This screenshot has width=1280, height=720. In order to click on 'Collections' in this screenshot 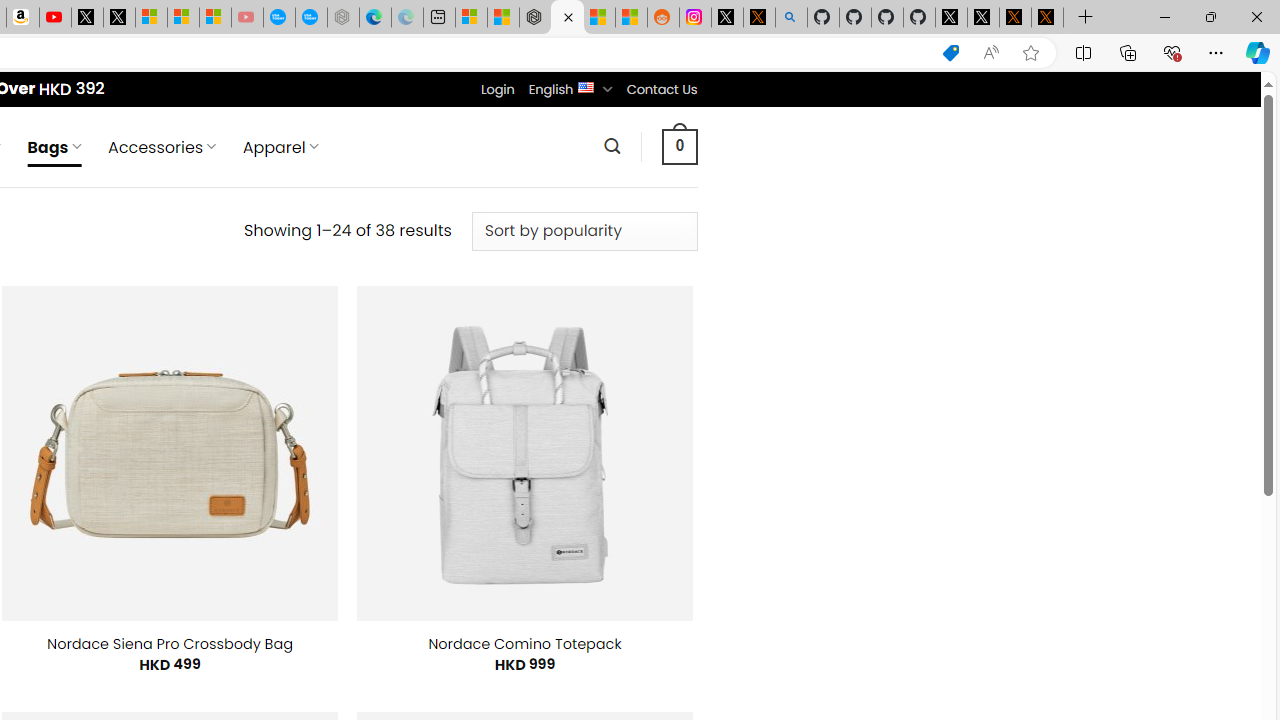, I will do `click(1128, 51)`.